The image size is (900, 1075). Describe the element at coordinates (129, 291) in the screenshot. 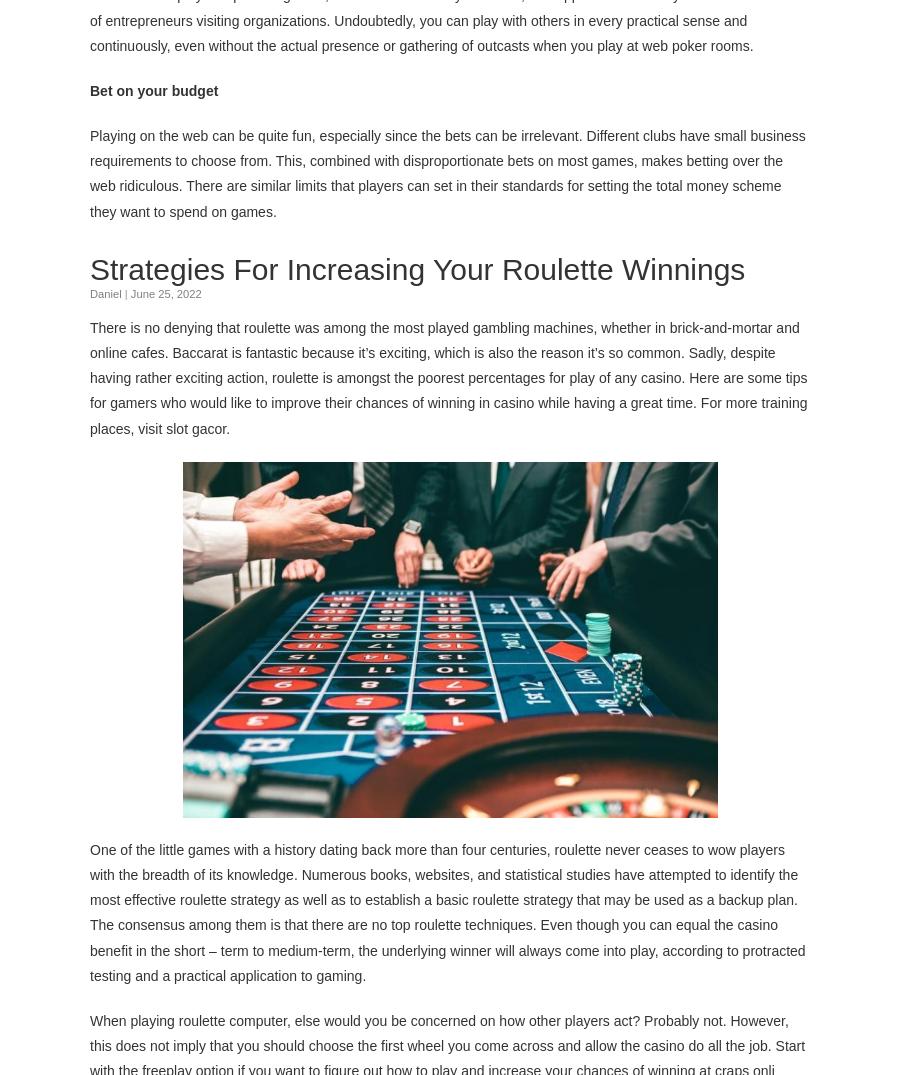

I see `'June 25, 2022'` at that location.